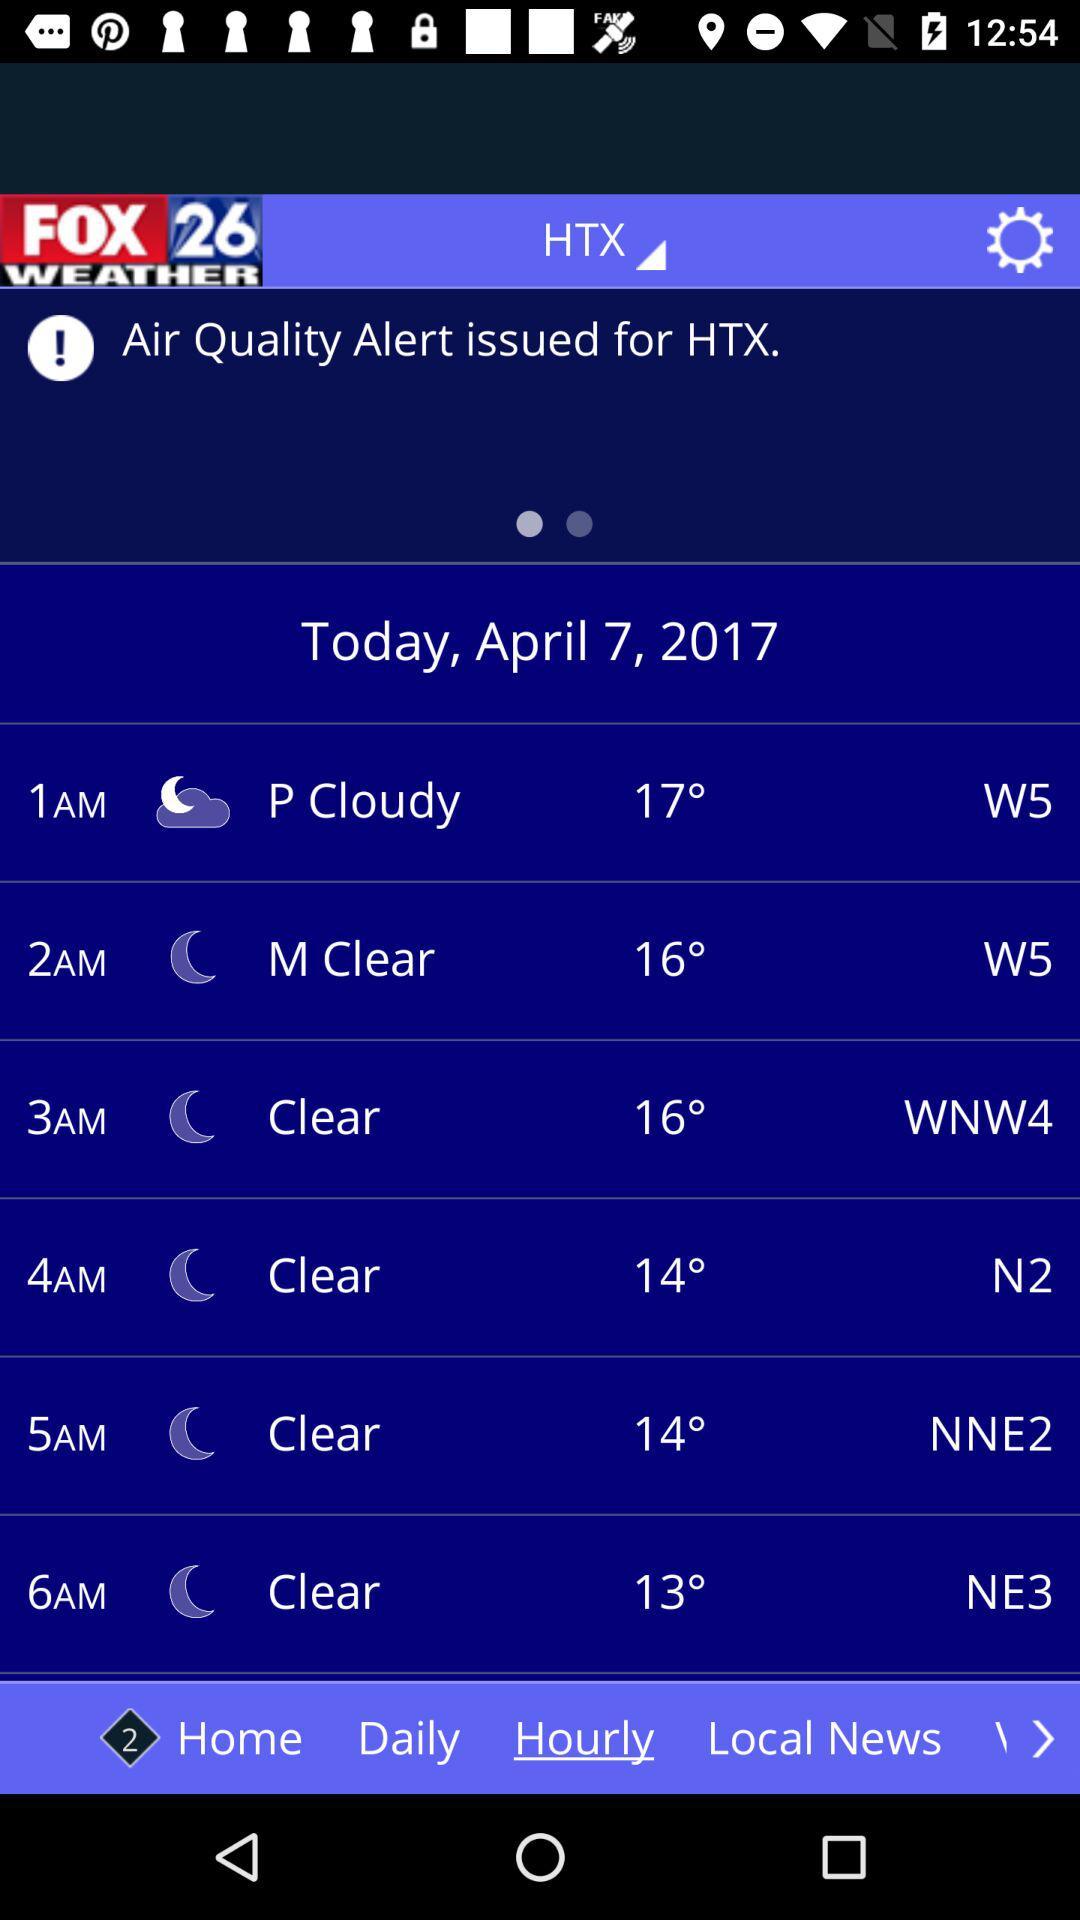 The width and height of the screenshot is (1080, 1920). Describe the element at coordinates (1042, 1737) in the screenshot. I see `the arrow_forward icon` at that location.